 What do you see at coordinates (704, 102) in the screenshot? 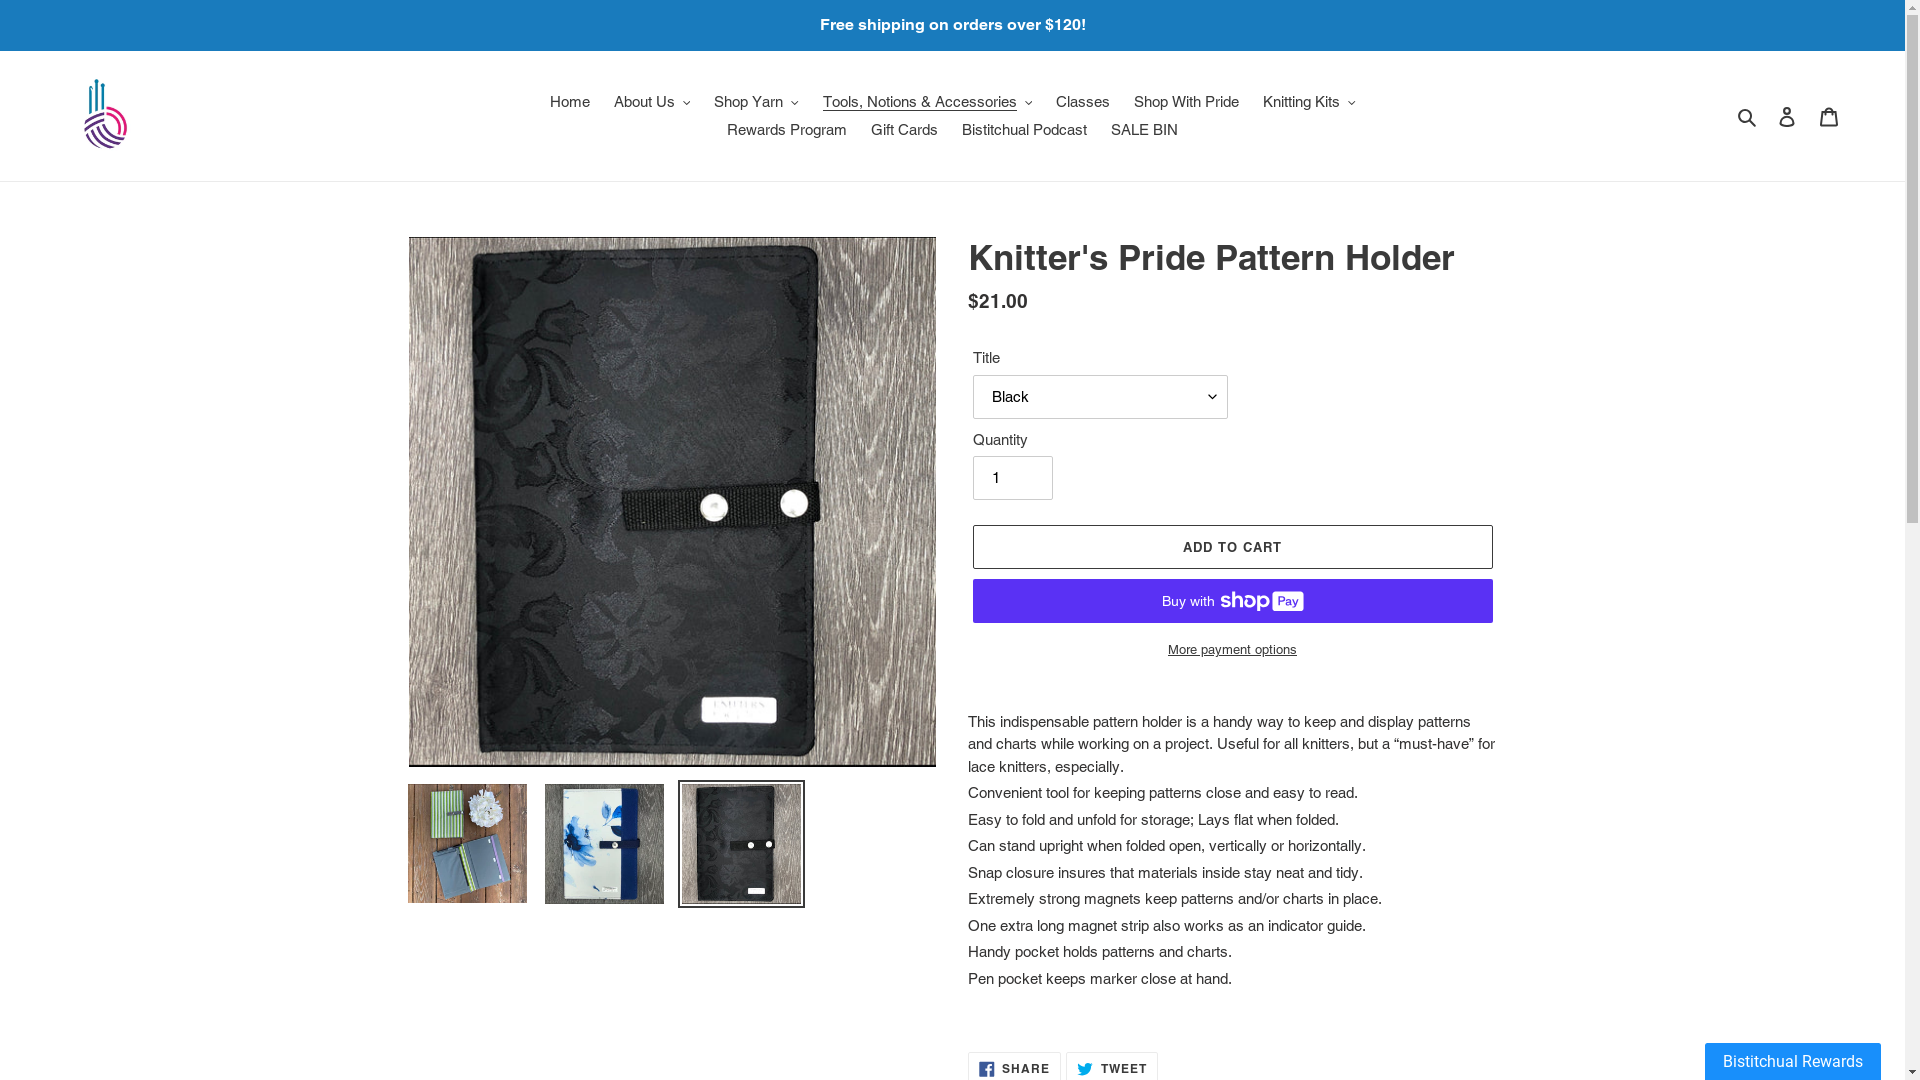
I see `'Shop Yarn'` at bounding box center [704, 102].